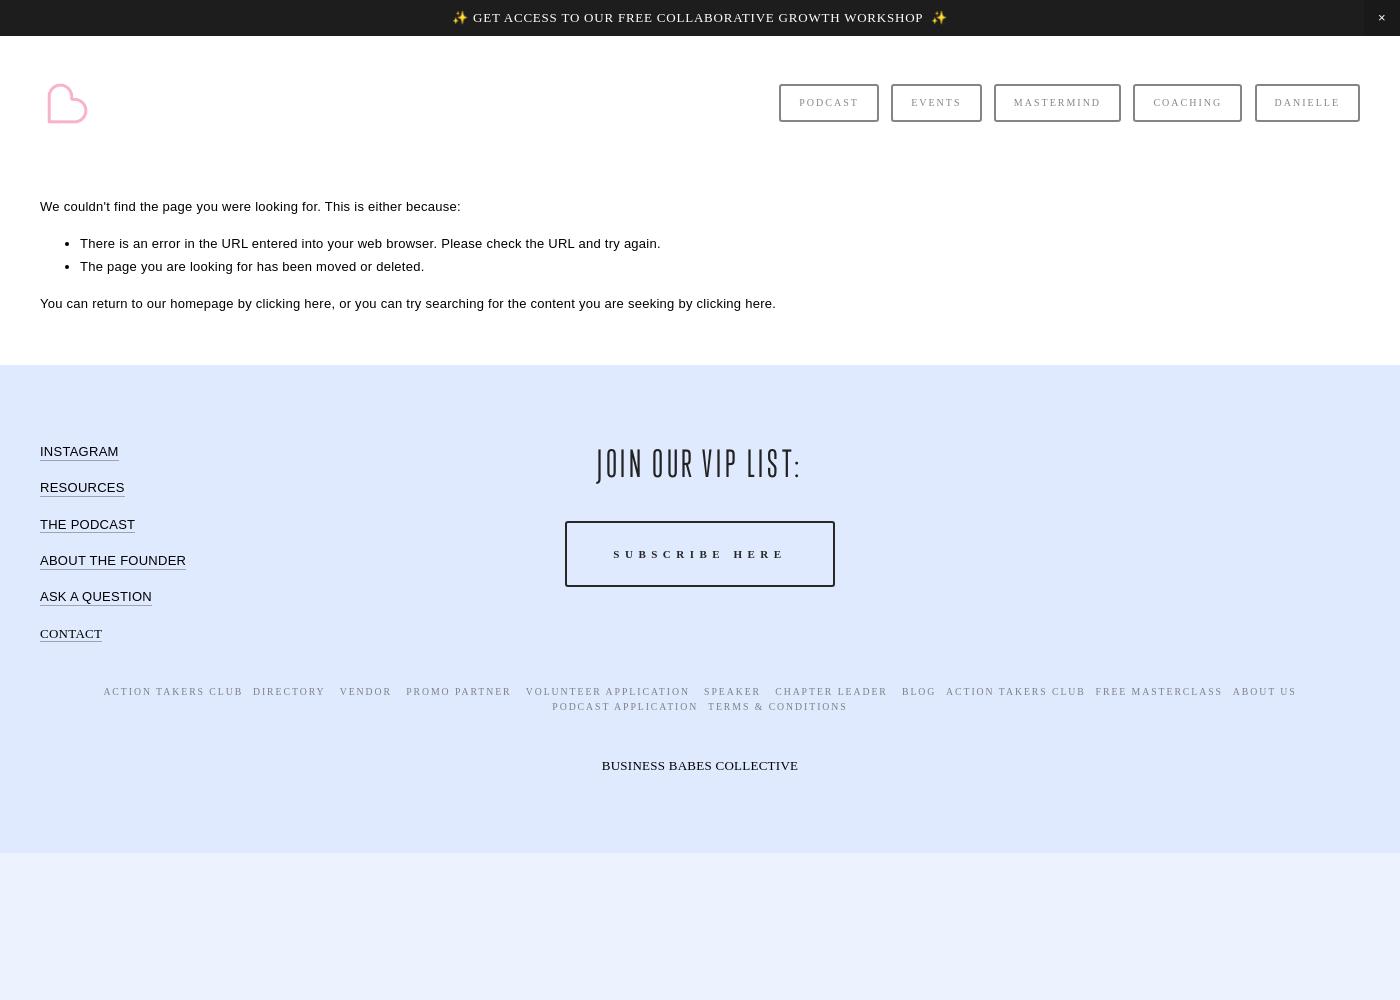 This screenshot has height=1000, width=1400. Describe the element at coordinates (607, 690) in the screenshot. I see `'Volunteer Application'` at that location.